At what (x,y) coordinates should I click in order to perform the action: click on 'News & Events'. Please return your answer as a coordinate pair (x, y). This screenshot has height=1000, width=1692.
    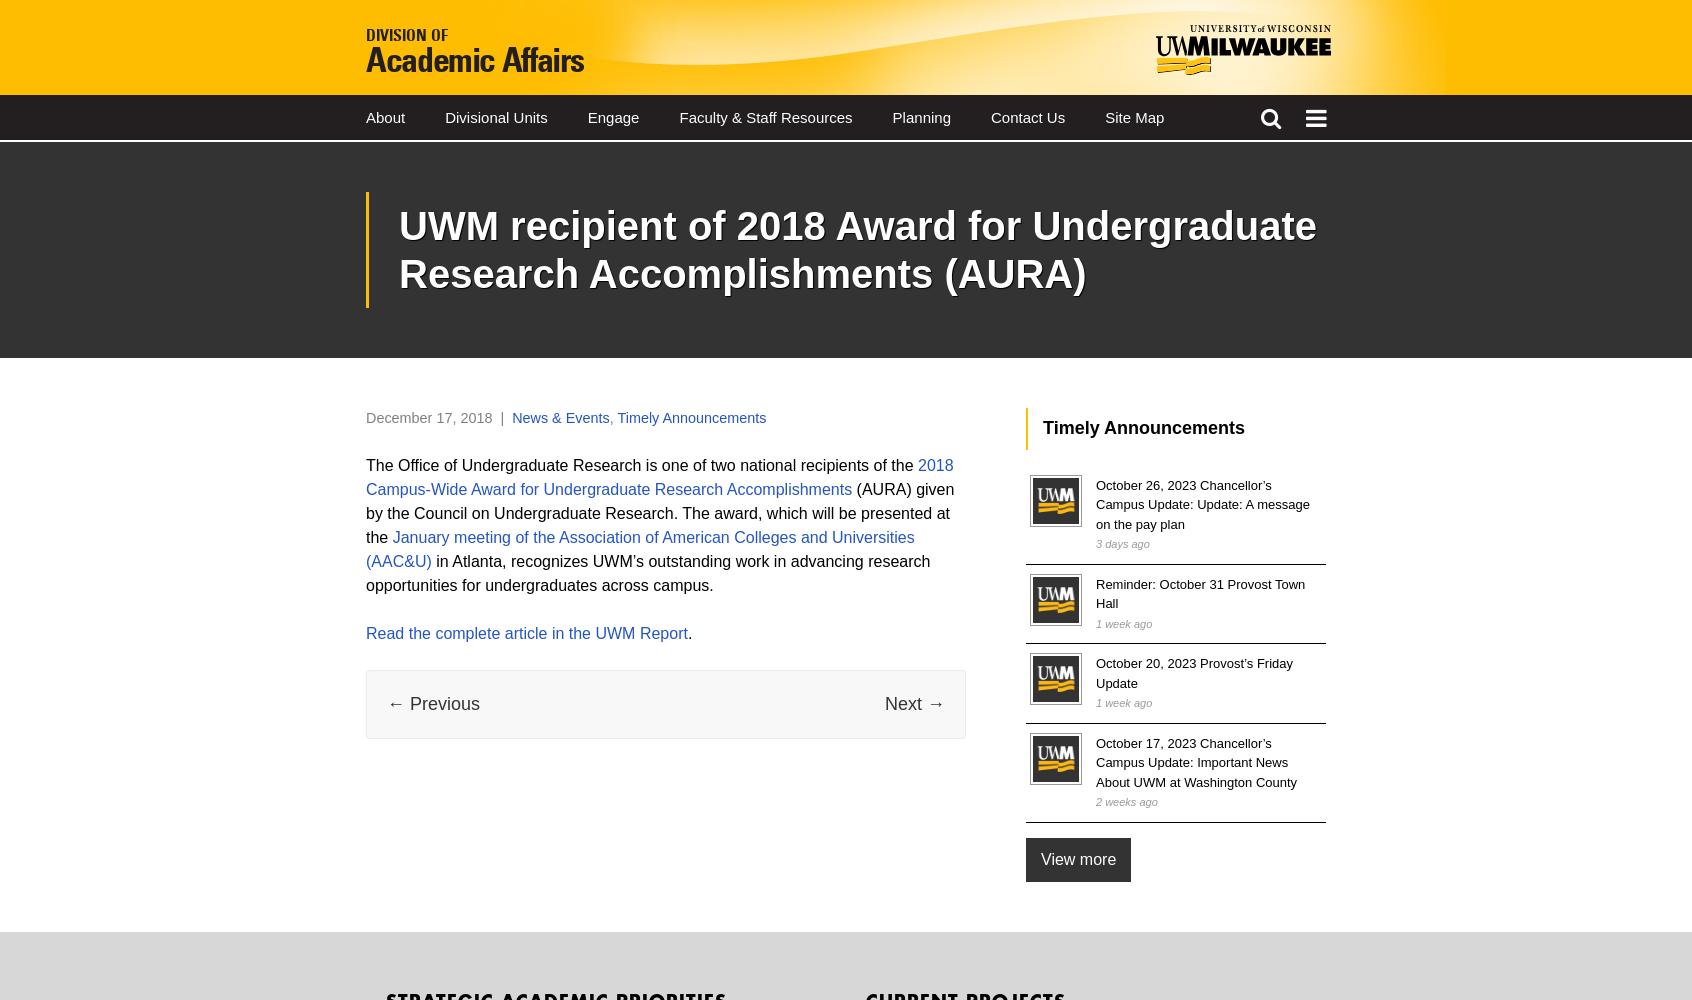
    Looking at the image, I should click on (511, 418).